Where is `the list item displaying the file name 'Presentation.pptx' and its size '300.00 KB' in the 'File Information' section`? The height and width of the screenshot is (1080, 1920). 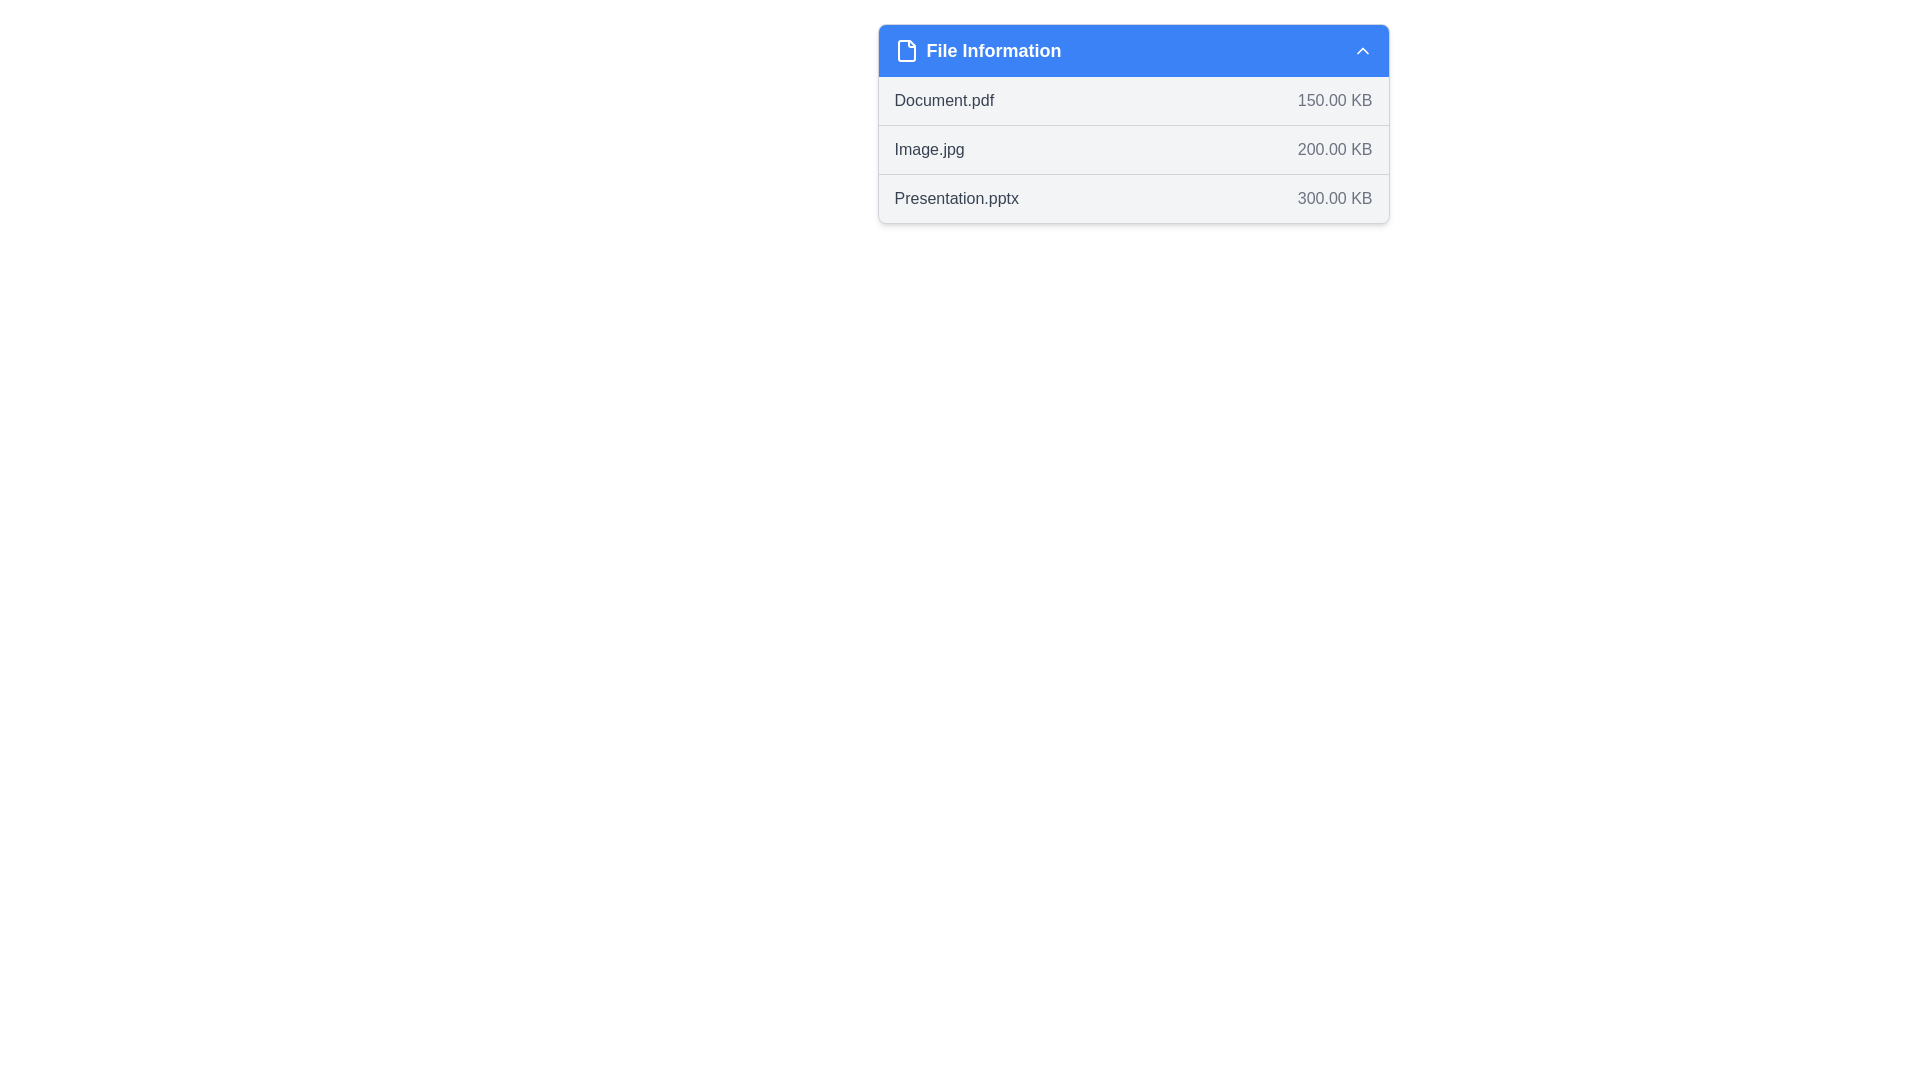 the list item displaying the file name 'Presentation.pptx' and its size '300.00 KB' in the 'File Information' section is located at coordinates (1133, 198).